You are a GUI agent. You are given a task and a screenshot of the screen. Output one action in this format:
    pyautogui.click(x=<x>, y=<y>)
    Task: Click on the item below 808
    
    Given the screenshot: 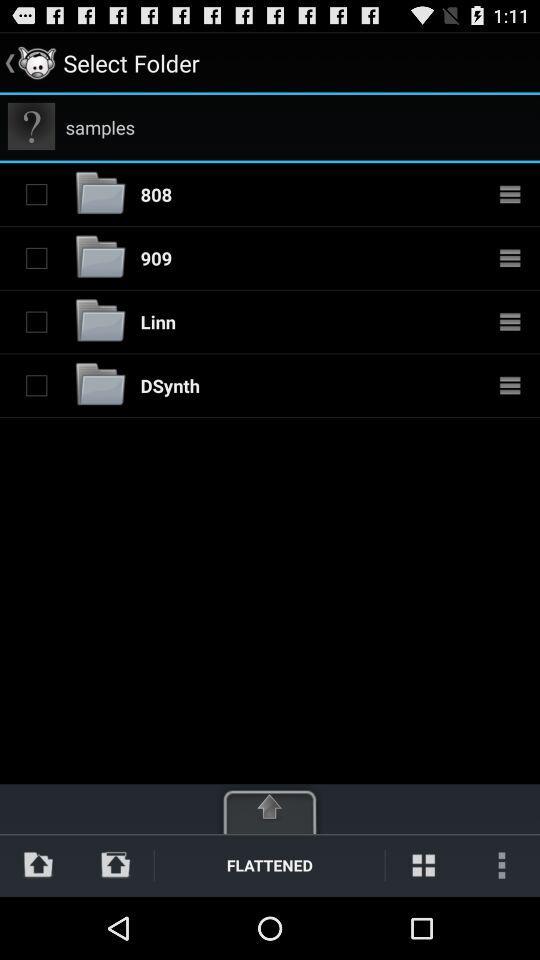 What is the action you would take?
    pyautogui.click(x=155, y=256)
    